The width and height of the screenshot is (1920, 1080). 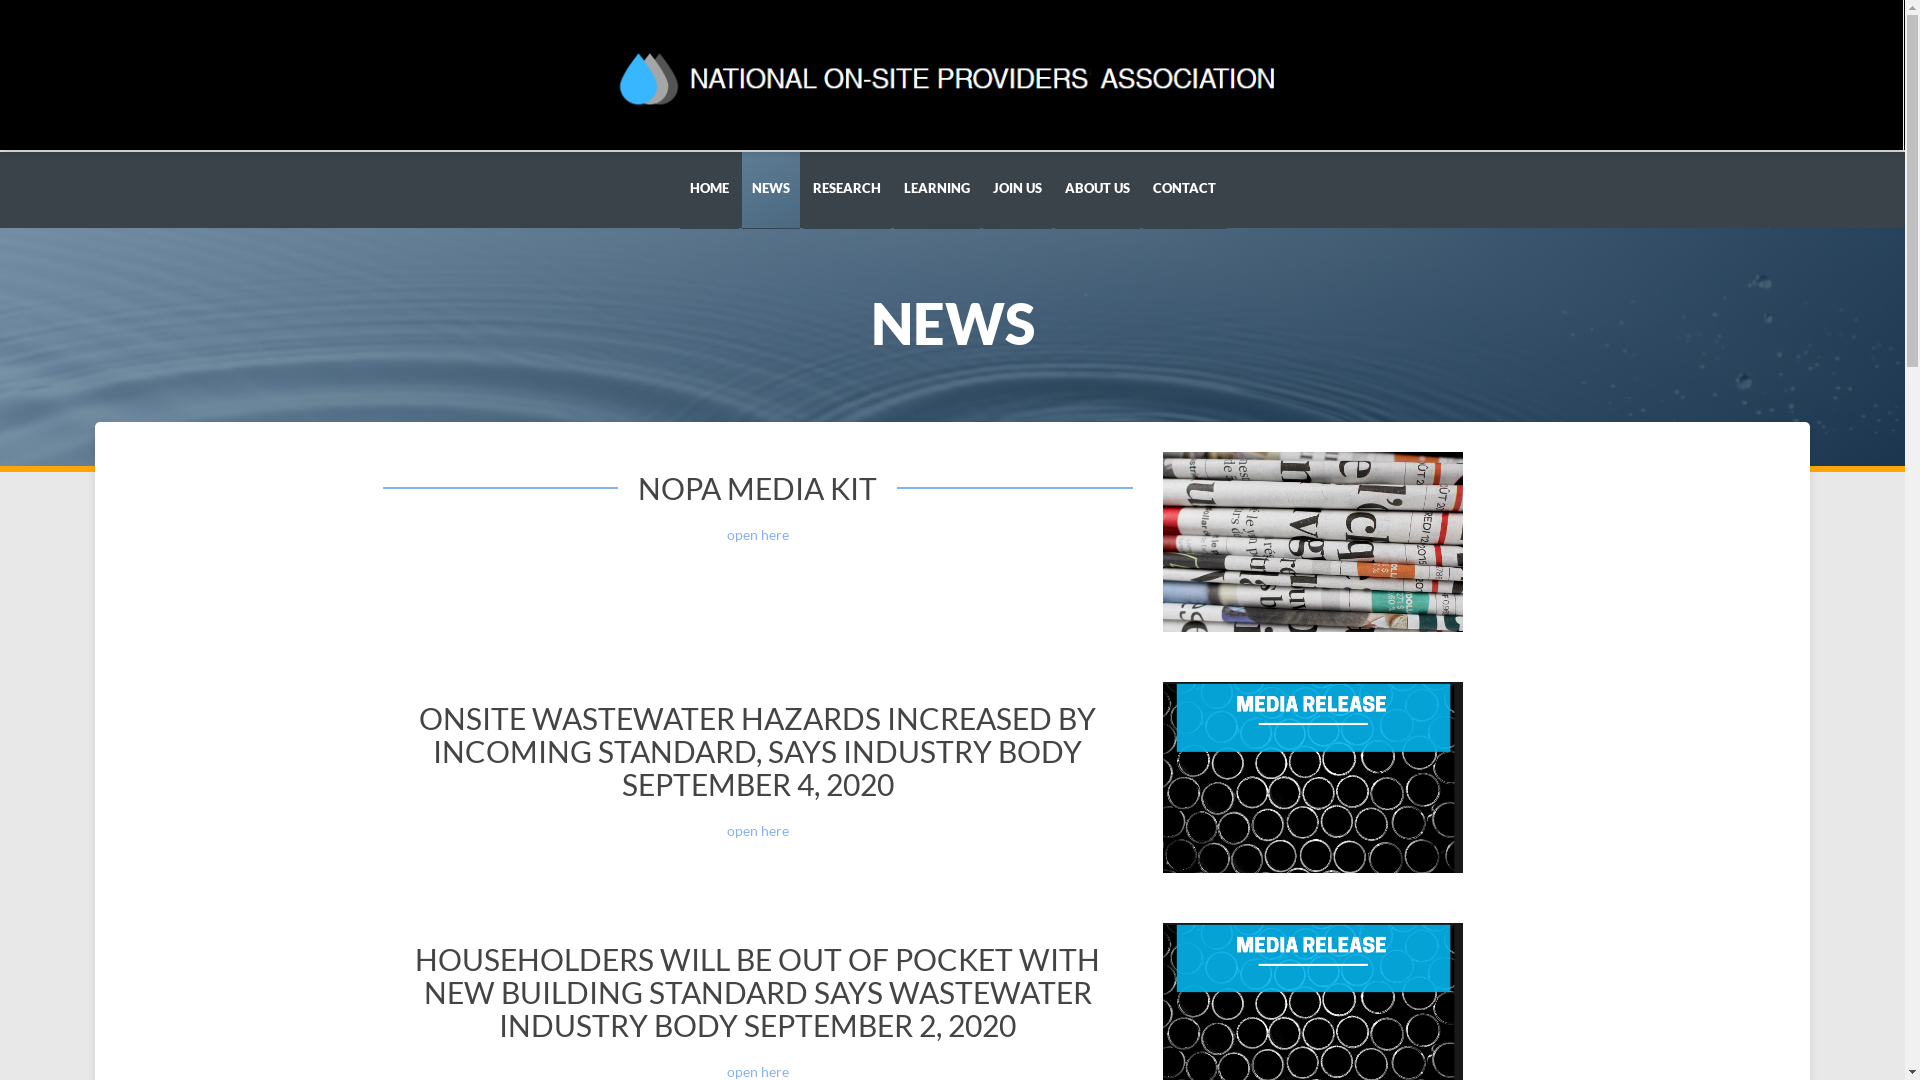 What do you see at coordinates (935, 190) in the screenshot?
I see `'LEARNING'` at bounding box center [935, 190].